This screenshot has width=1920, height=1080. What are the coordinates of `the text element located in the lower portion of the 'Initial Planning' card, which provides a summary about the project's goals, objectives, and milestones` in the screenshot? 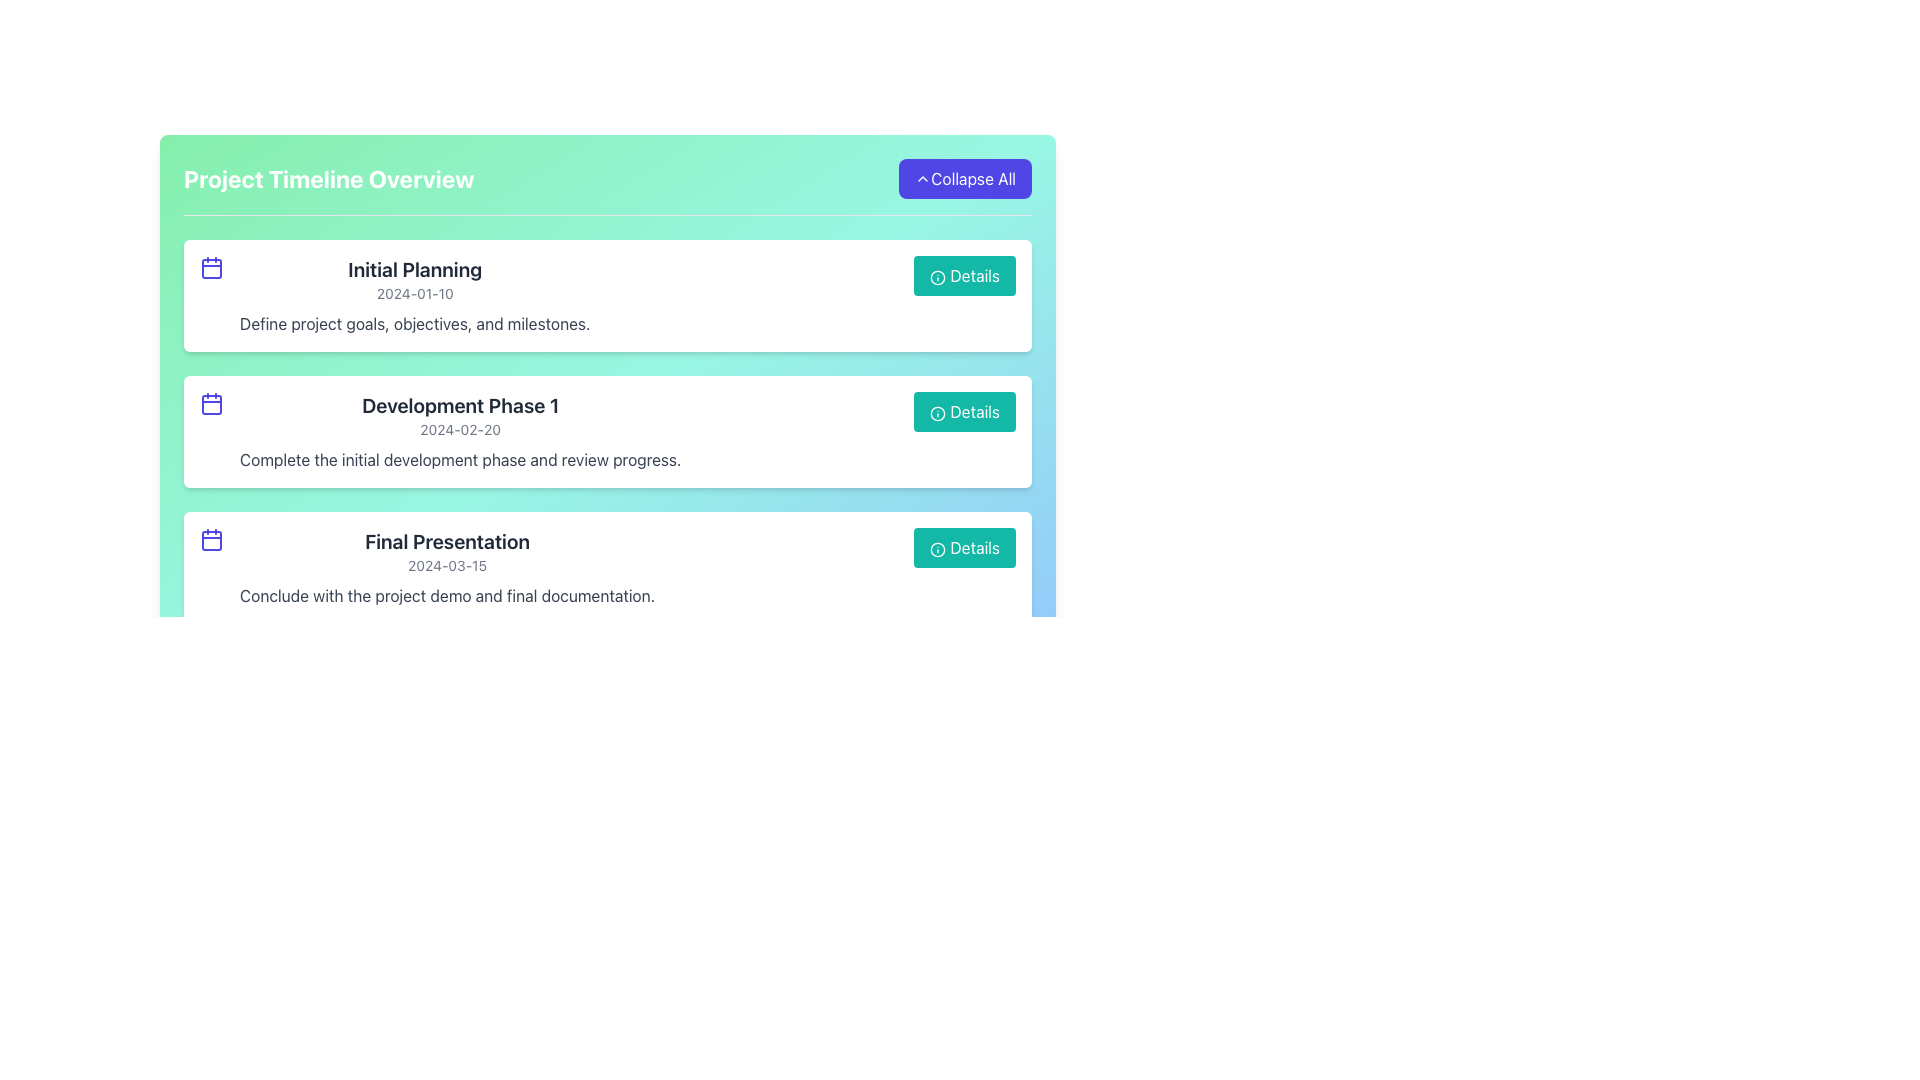 It's located at (414, 323).